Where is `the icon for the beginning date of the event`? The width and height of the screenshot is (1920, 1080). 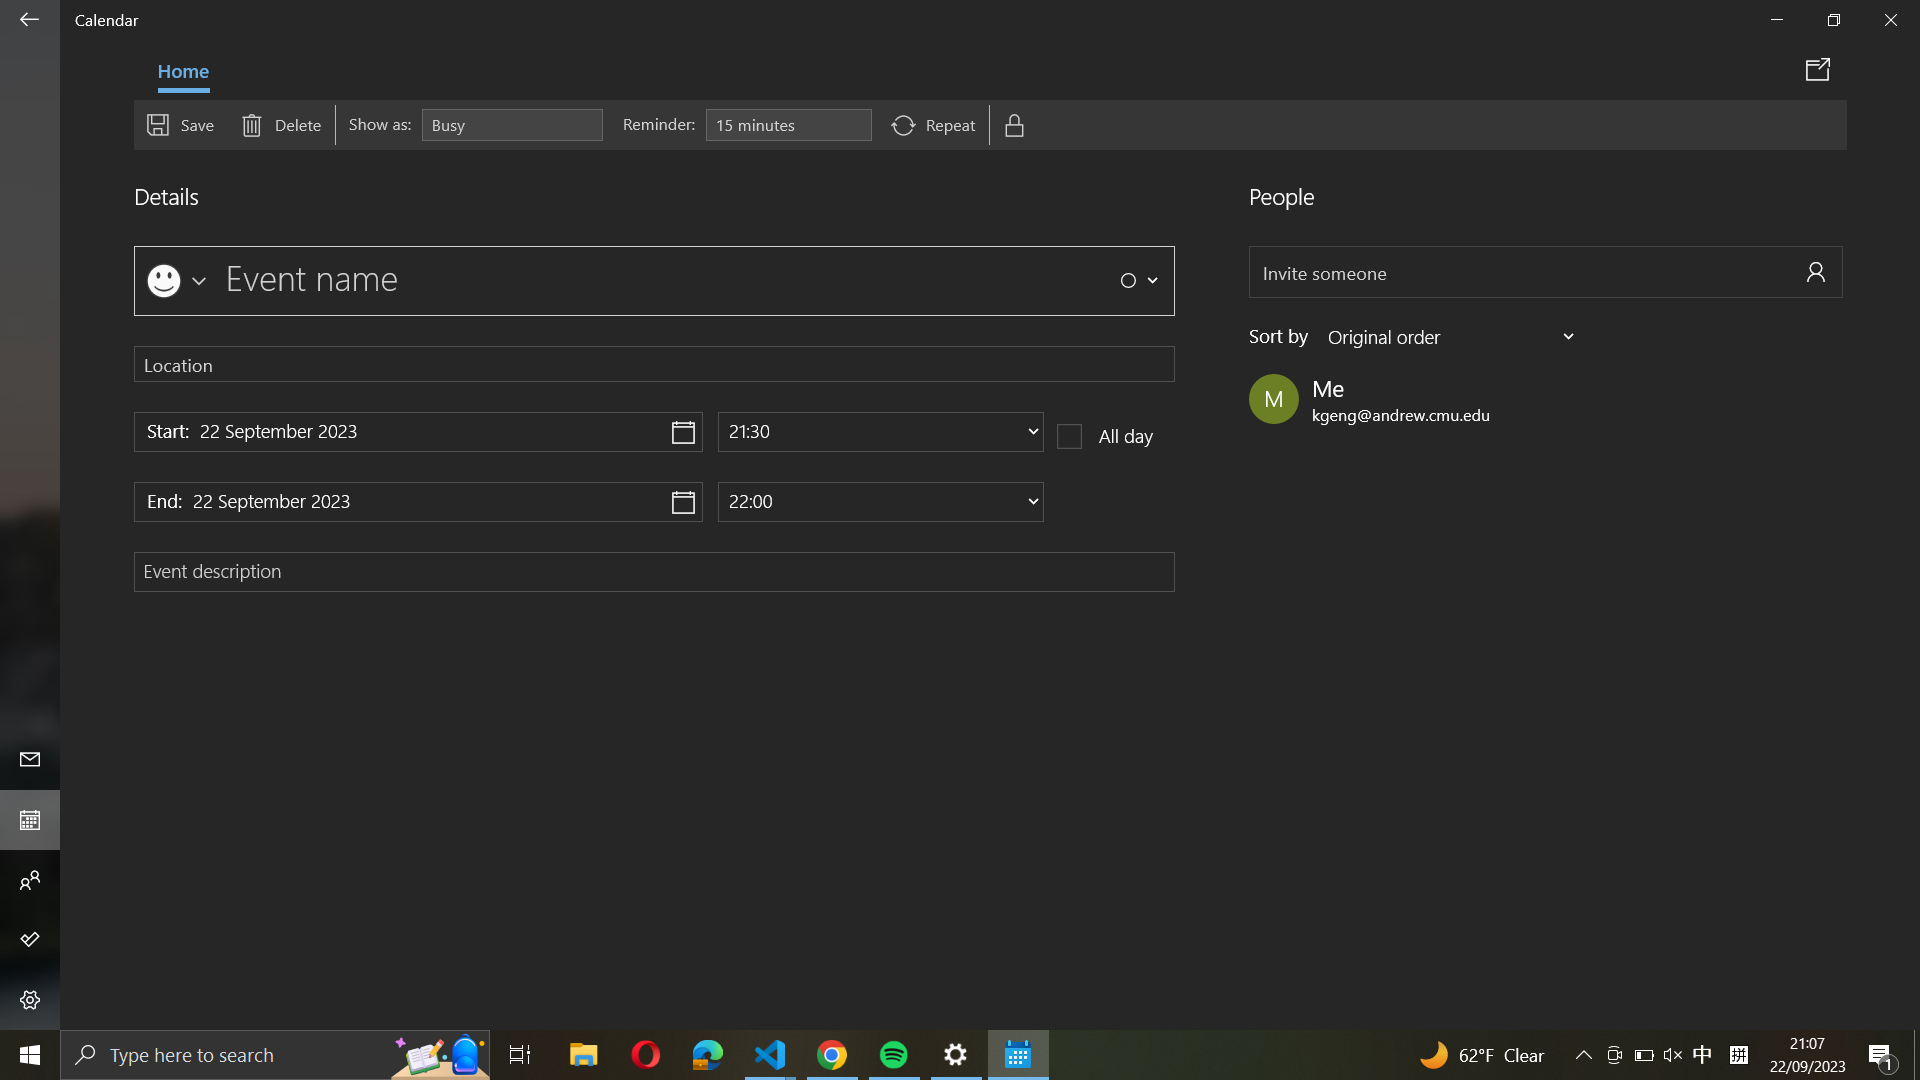 the icon for the beginning date of the event is located at coordinates (417, 431).